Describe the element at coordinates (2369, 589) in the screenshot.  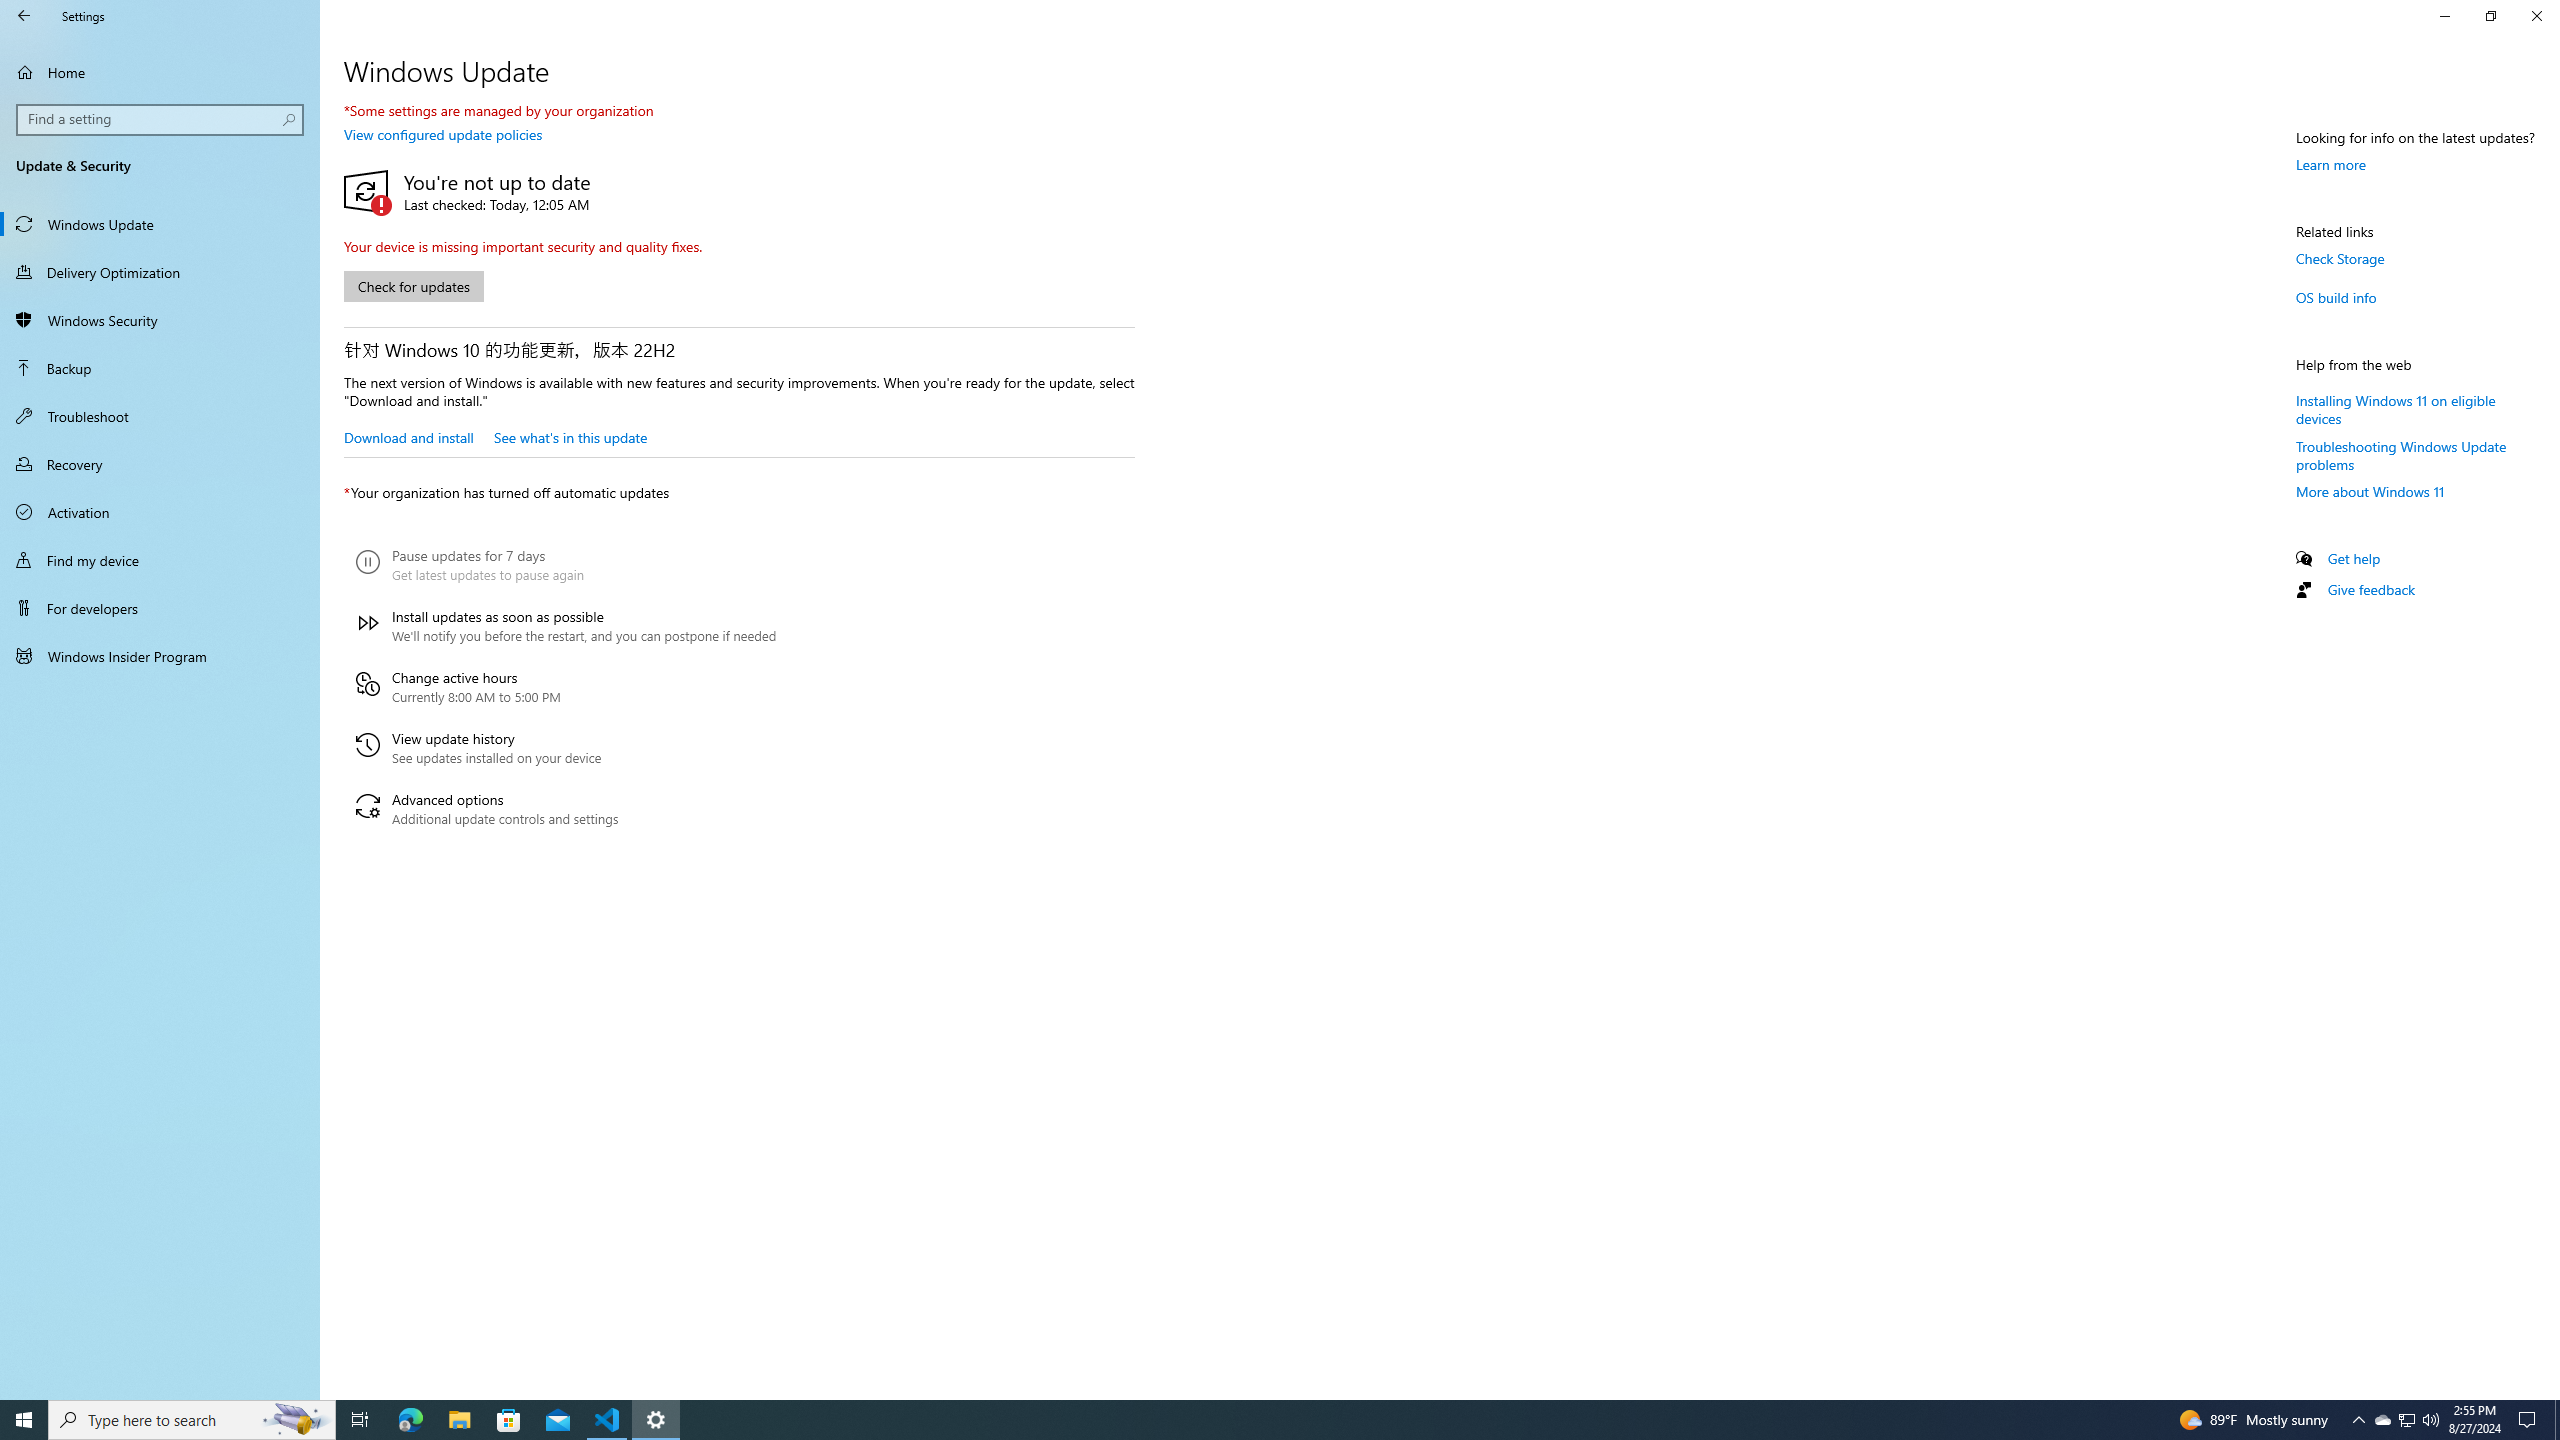
I see `'Give feedback'` at that location.